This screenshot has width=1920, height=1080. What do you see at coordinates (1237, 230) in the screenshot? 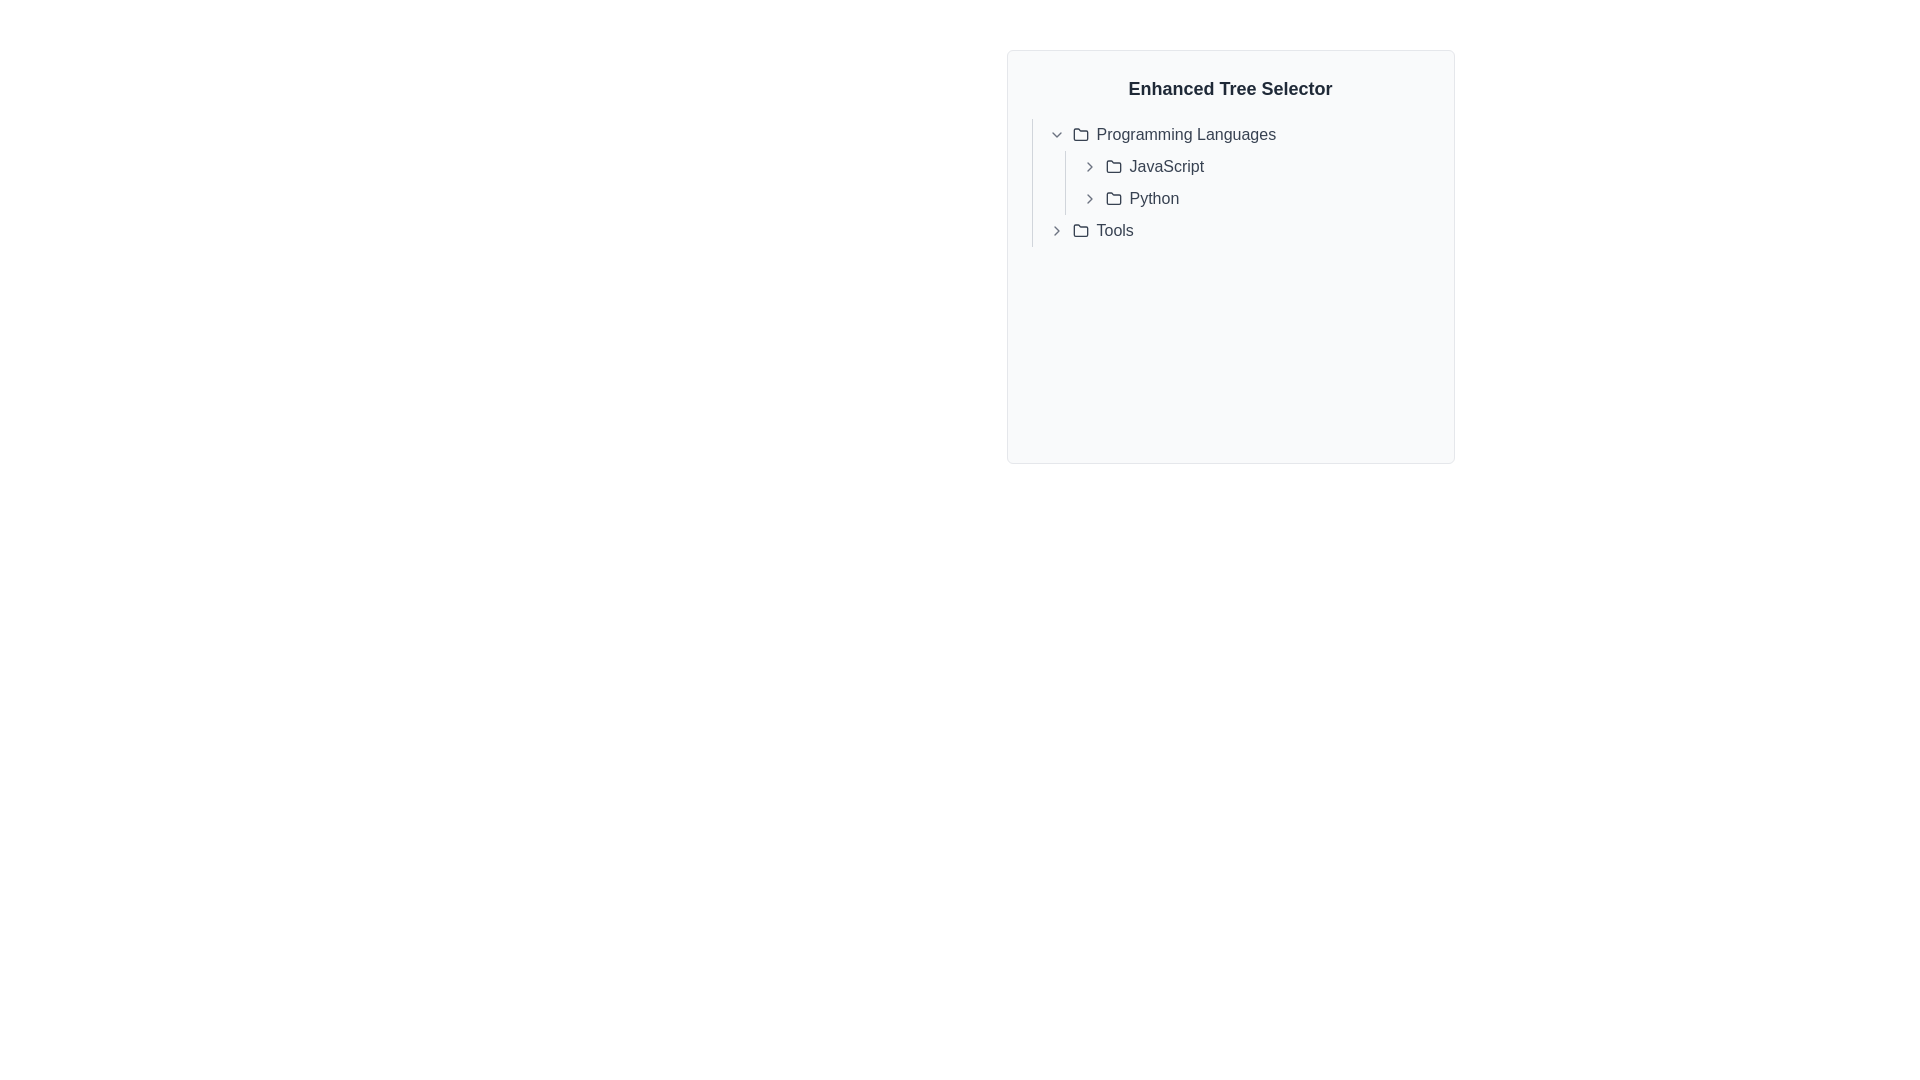
I see `the 'Tools' TreeNode element in the hierarchical tree structure` at bounding box center [1237, 230].